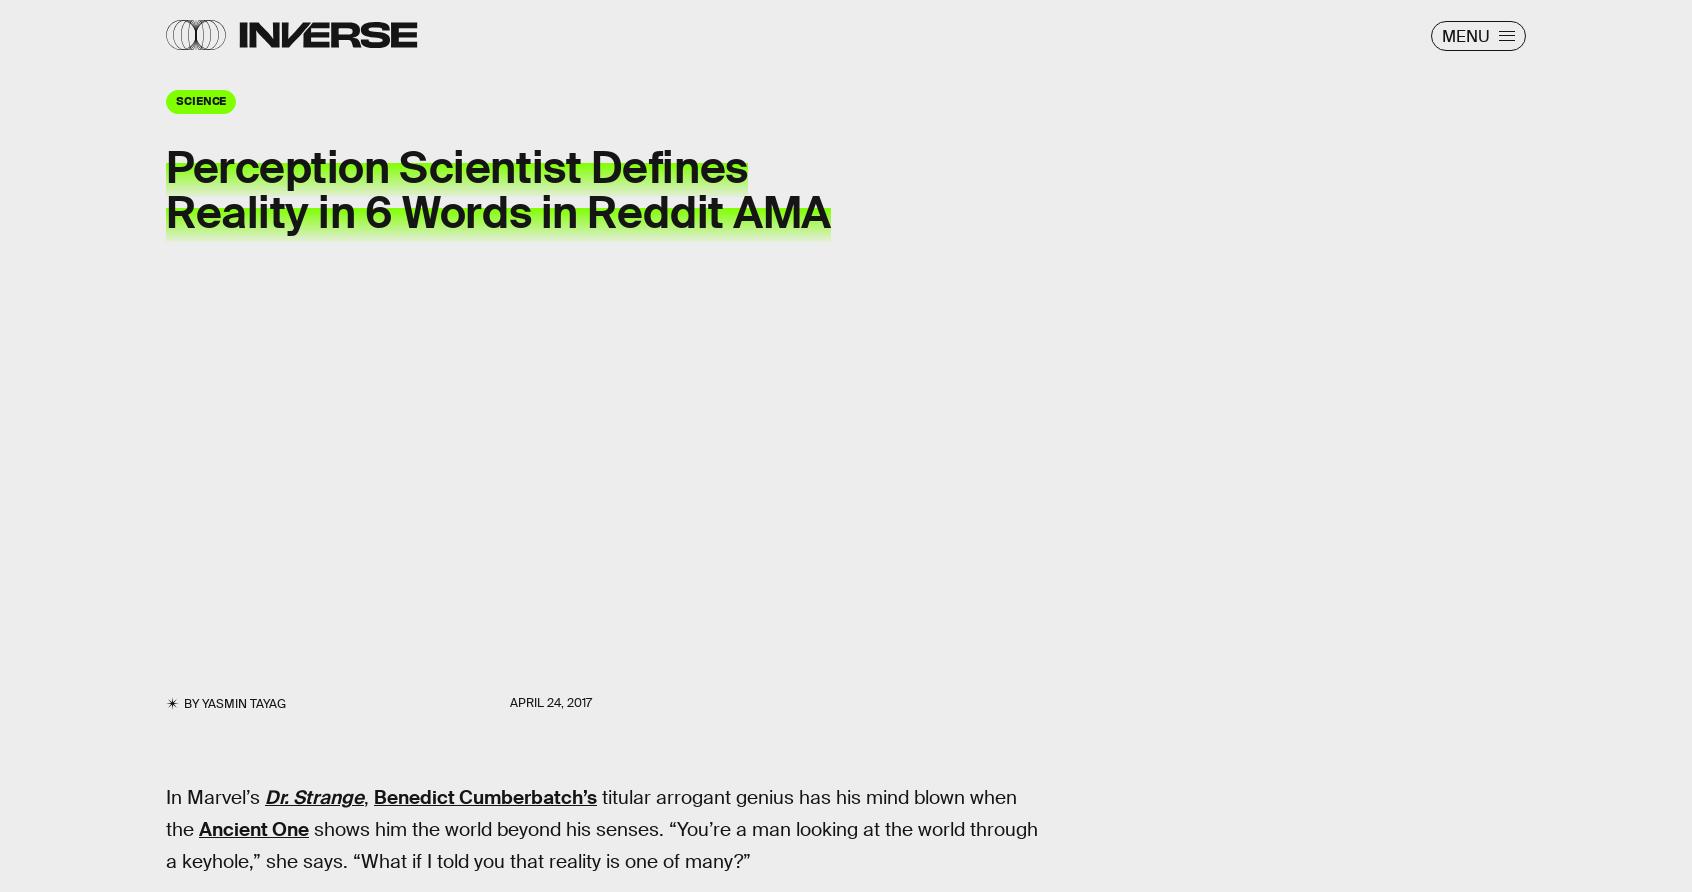 The width and height of the screenshot is (1692, 892). What do you see at coordinates (1464, 35) in the screenshot?
I see `'Menu'` at bounding box center [1464, 35].